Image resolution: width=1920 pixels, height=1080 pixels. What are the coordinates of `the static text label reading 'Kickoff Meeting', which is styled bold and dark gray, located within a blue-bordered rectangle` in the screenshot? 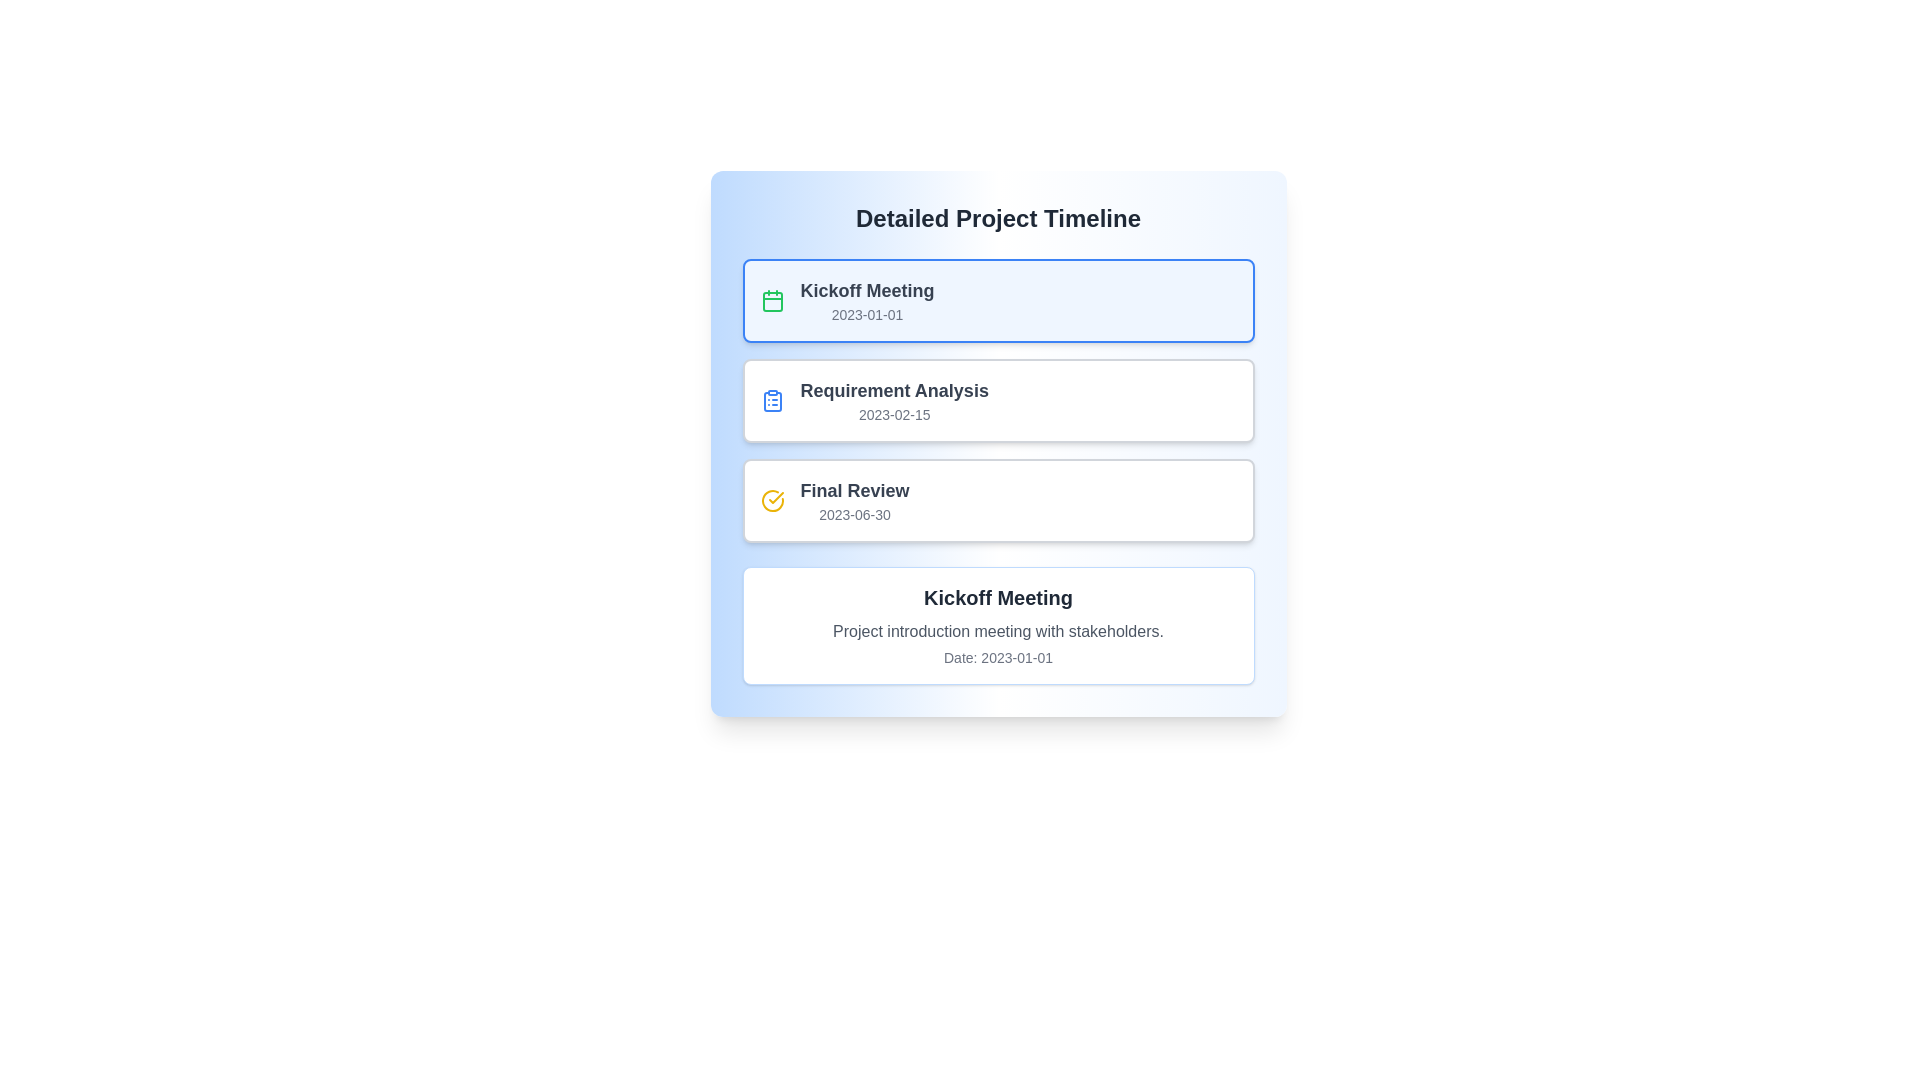 It's located at (867, 290).